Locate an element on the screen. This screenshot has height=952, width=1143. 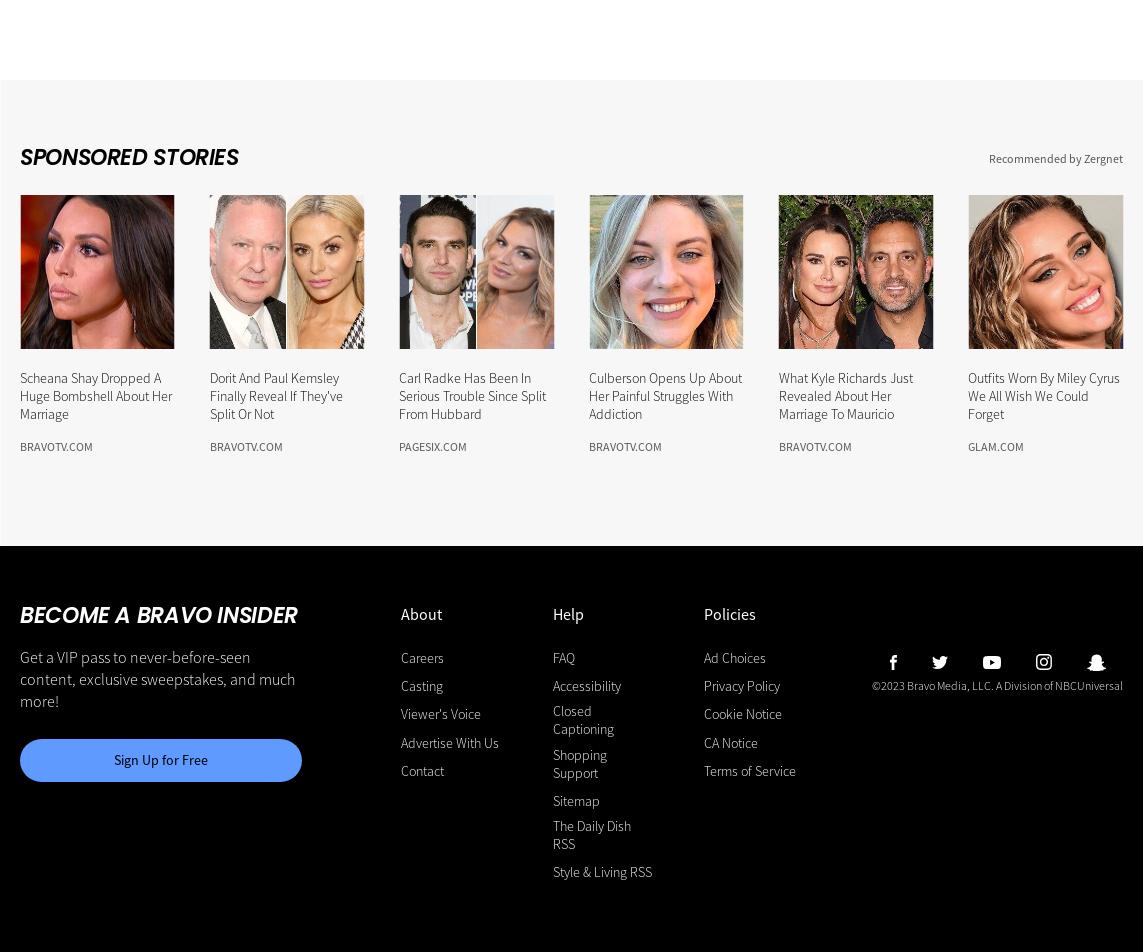
'Terms of Service' is located at coordinates (750, 769).